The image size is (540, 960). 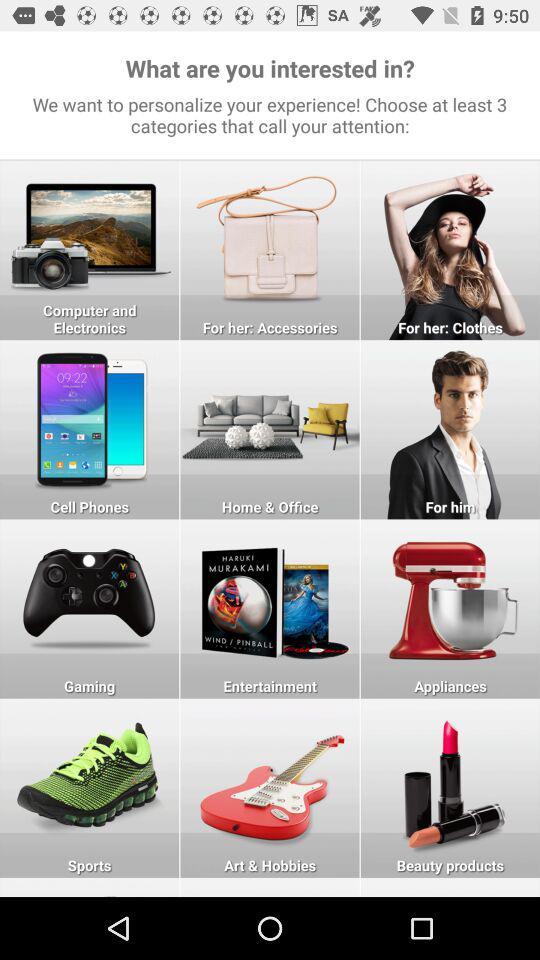 I want to click on move button, so click(x=88, y=886).